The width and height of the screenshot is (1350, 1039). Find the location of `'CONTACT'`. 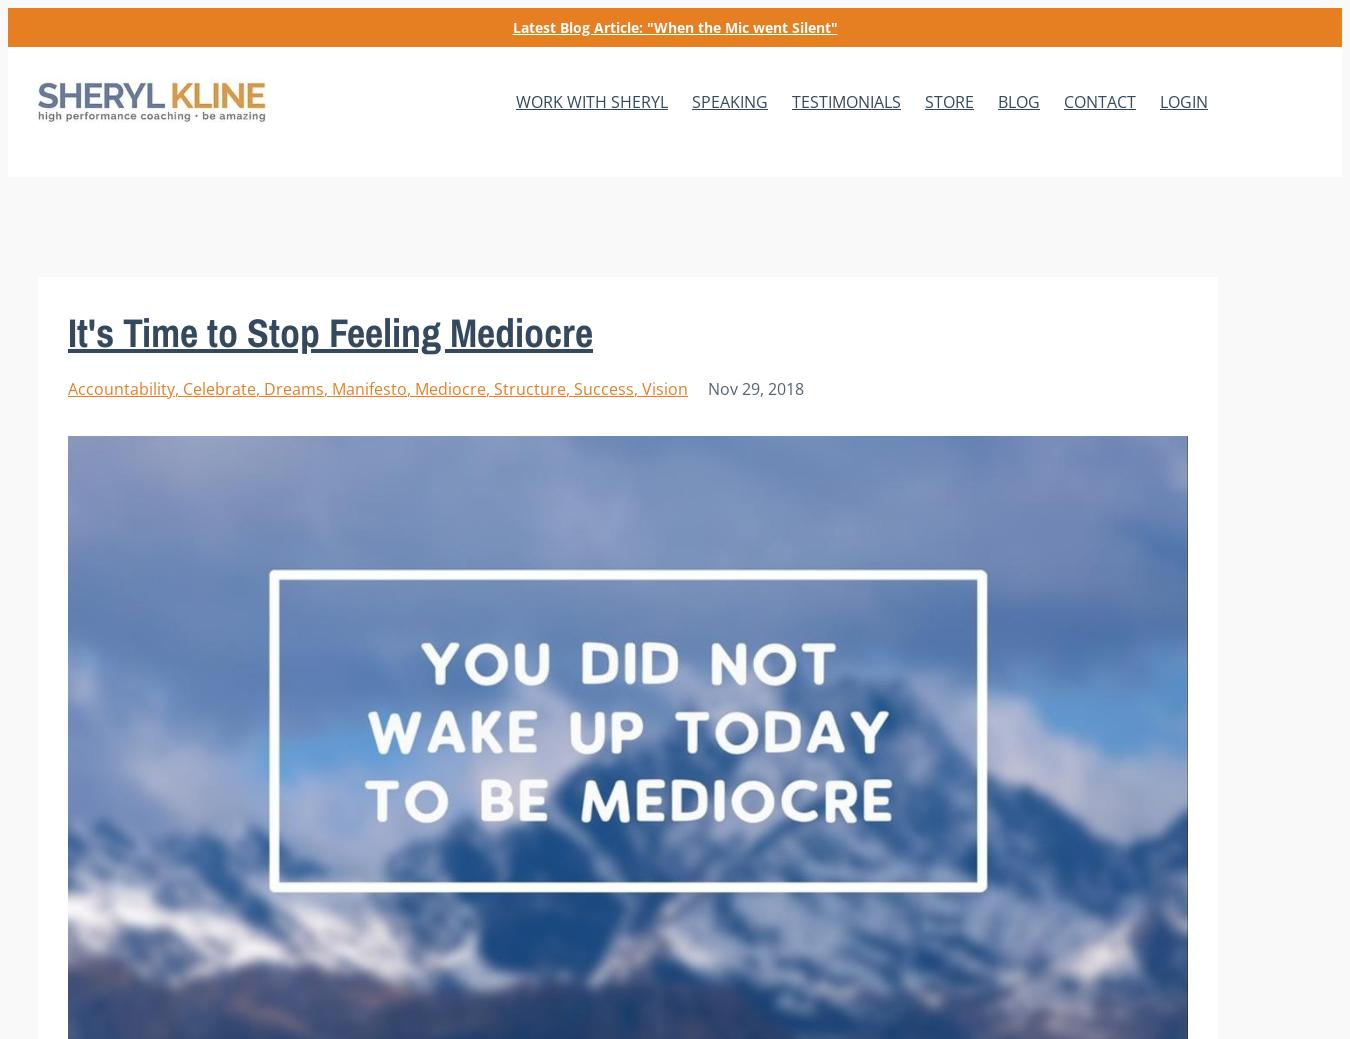

'CONTACT' is located at coordinates (1099, 101).